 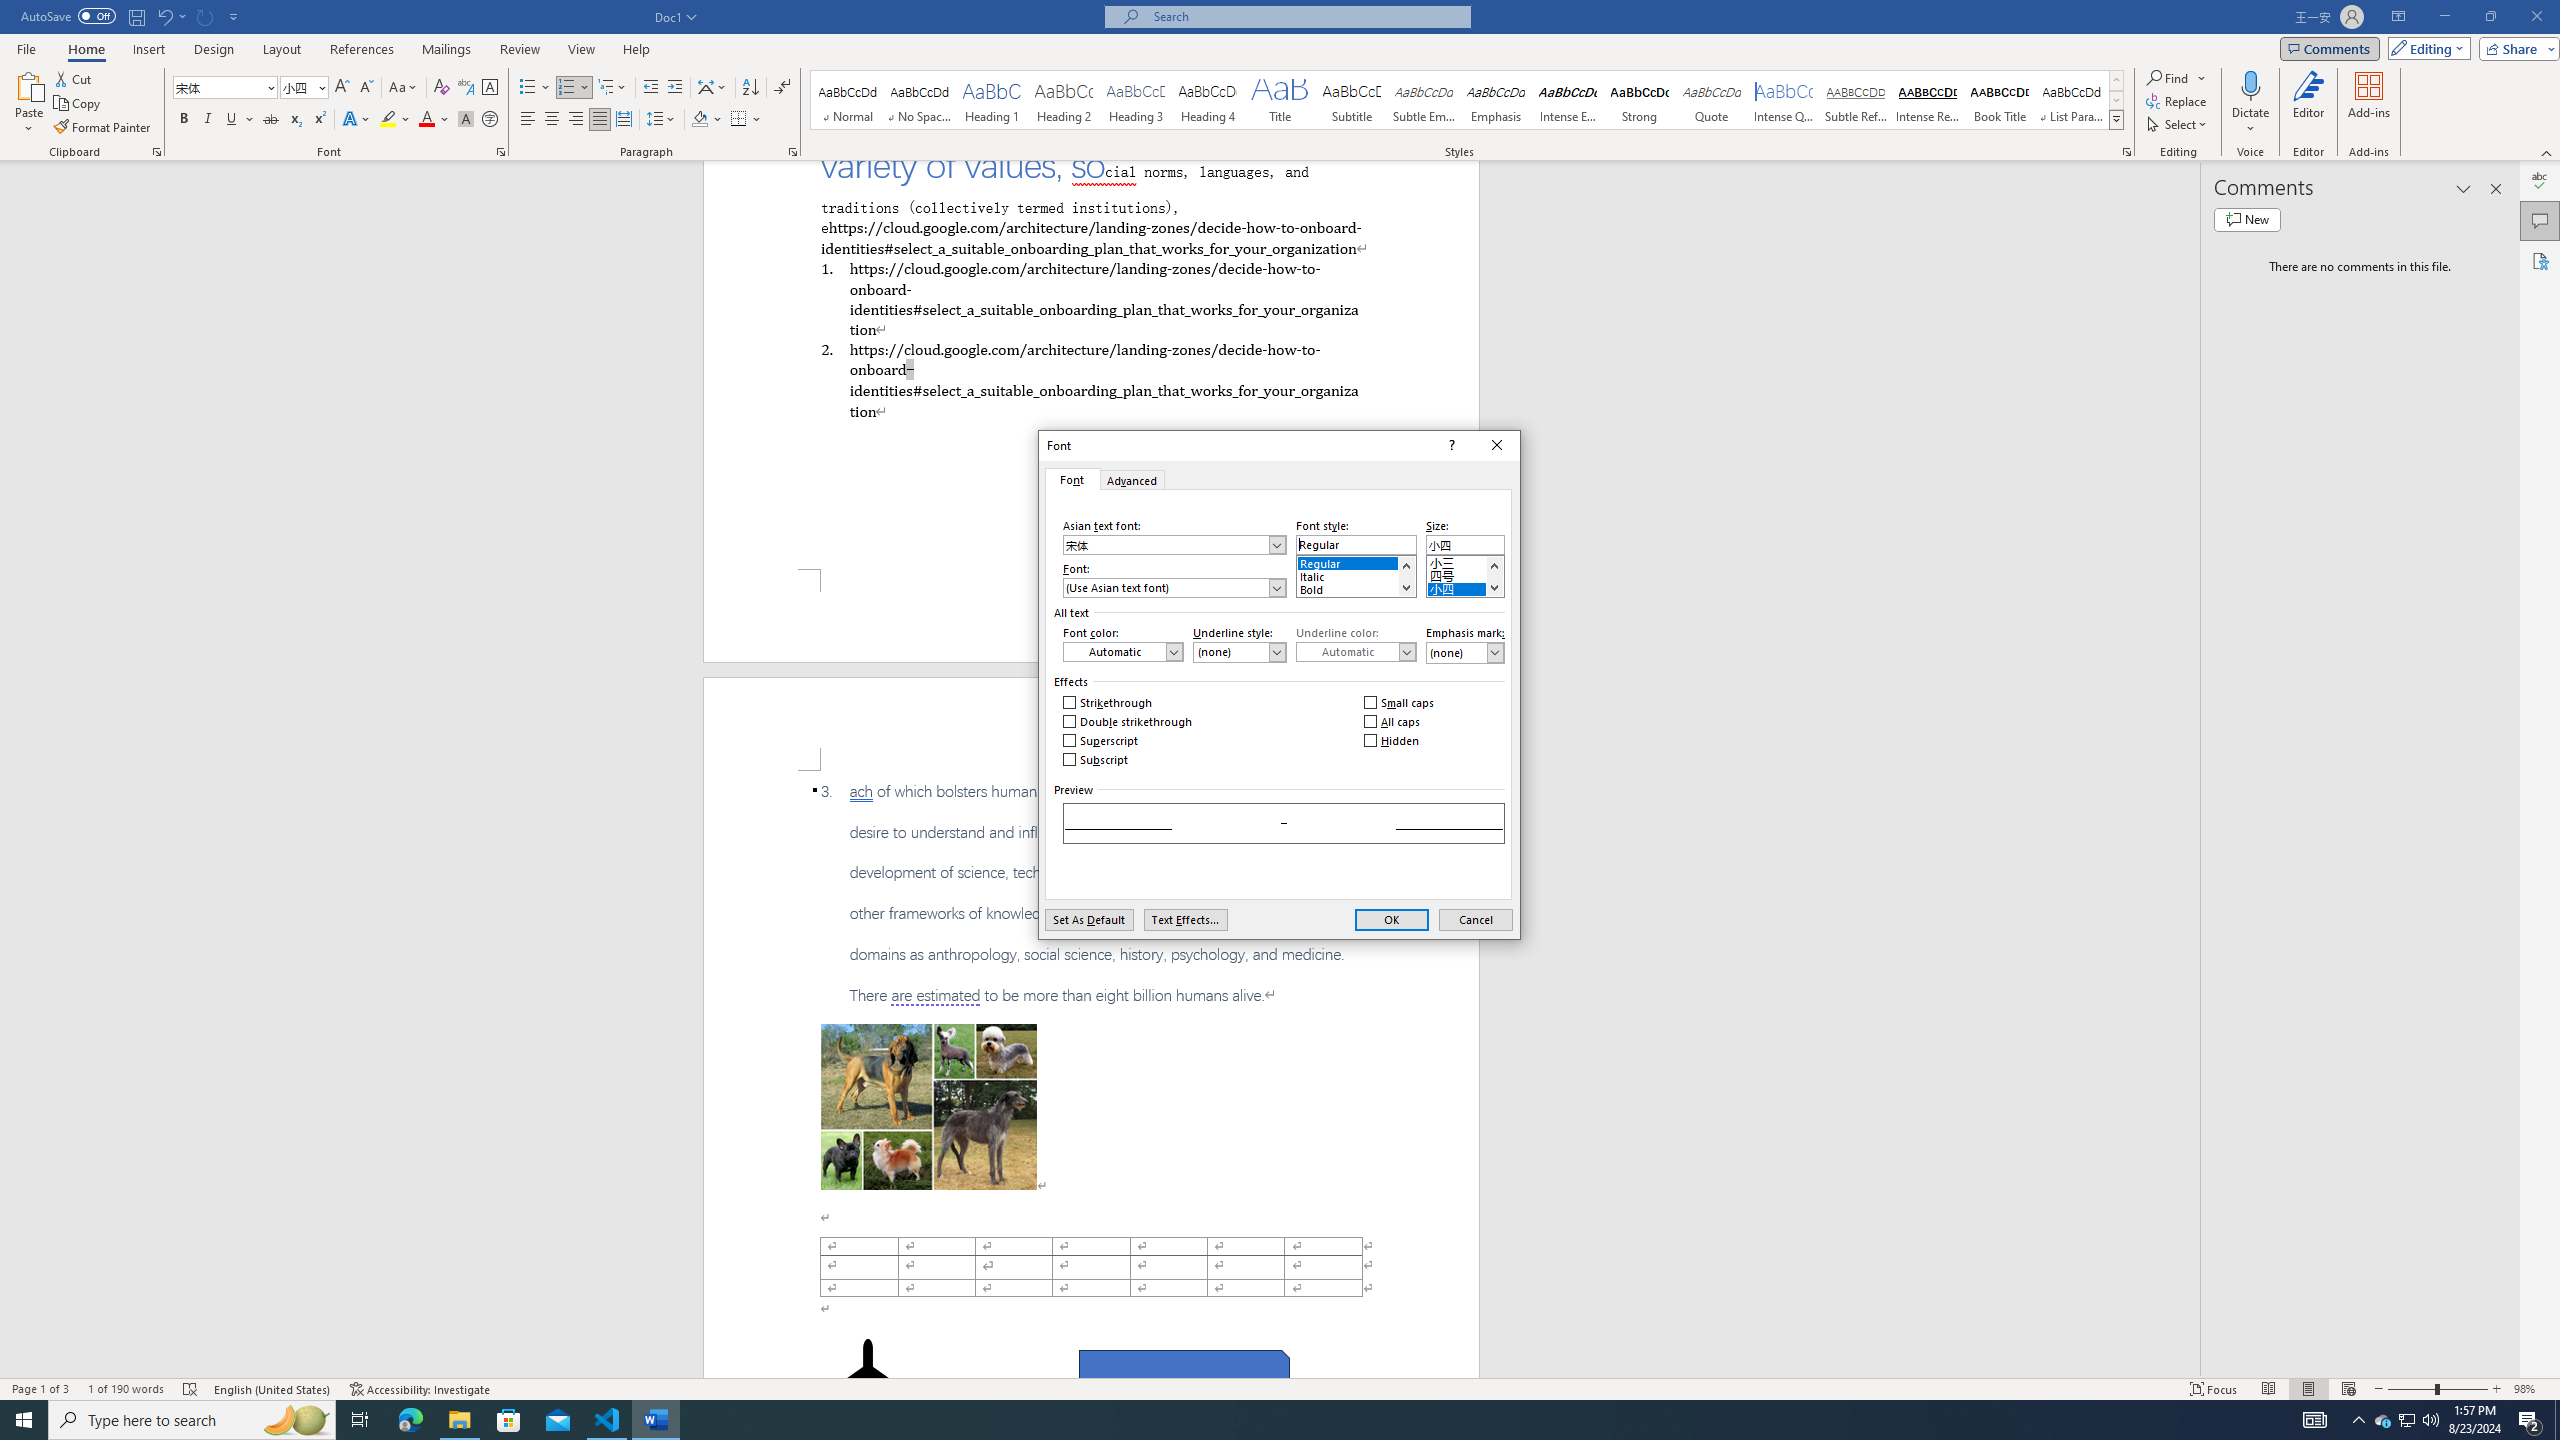 I want to click on 'Undo Apply Quick Style', so click(x=163, y=15).